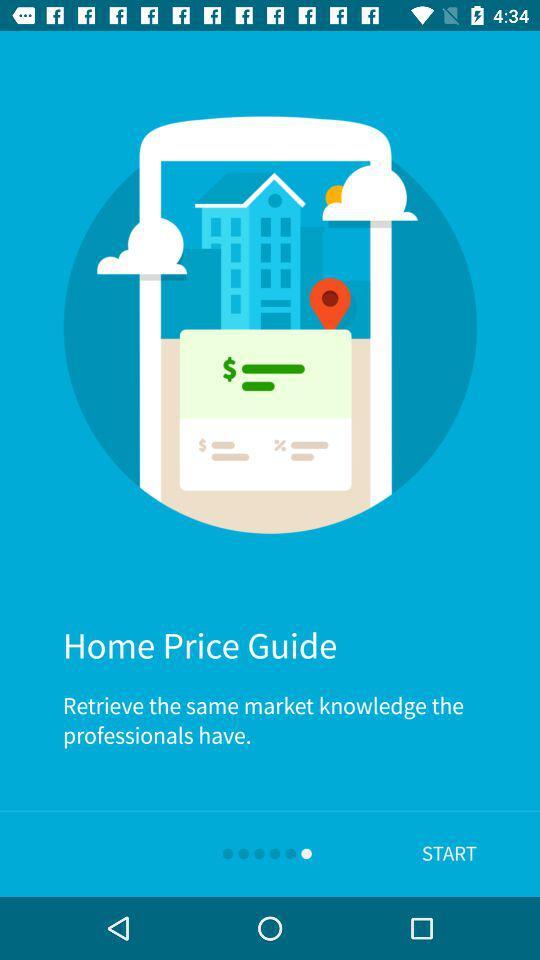 The width and height of the screenshot is (540, 960). What do you see at coordinates (449, 853) in the screenshot?
I see `the item at the bottom right corner` at bounding box center [449, 853].